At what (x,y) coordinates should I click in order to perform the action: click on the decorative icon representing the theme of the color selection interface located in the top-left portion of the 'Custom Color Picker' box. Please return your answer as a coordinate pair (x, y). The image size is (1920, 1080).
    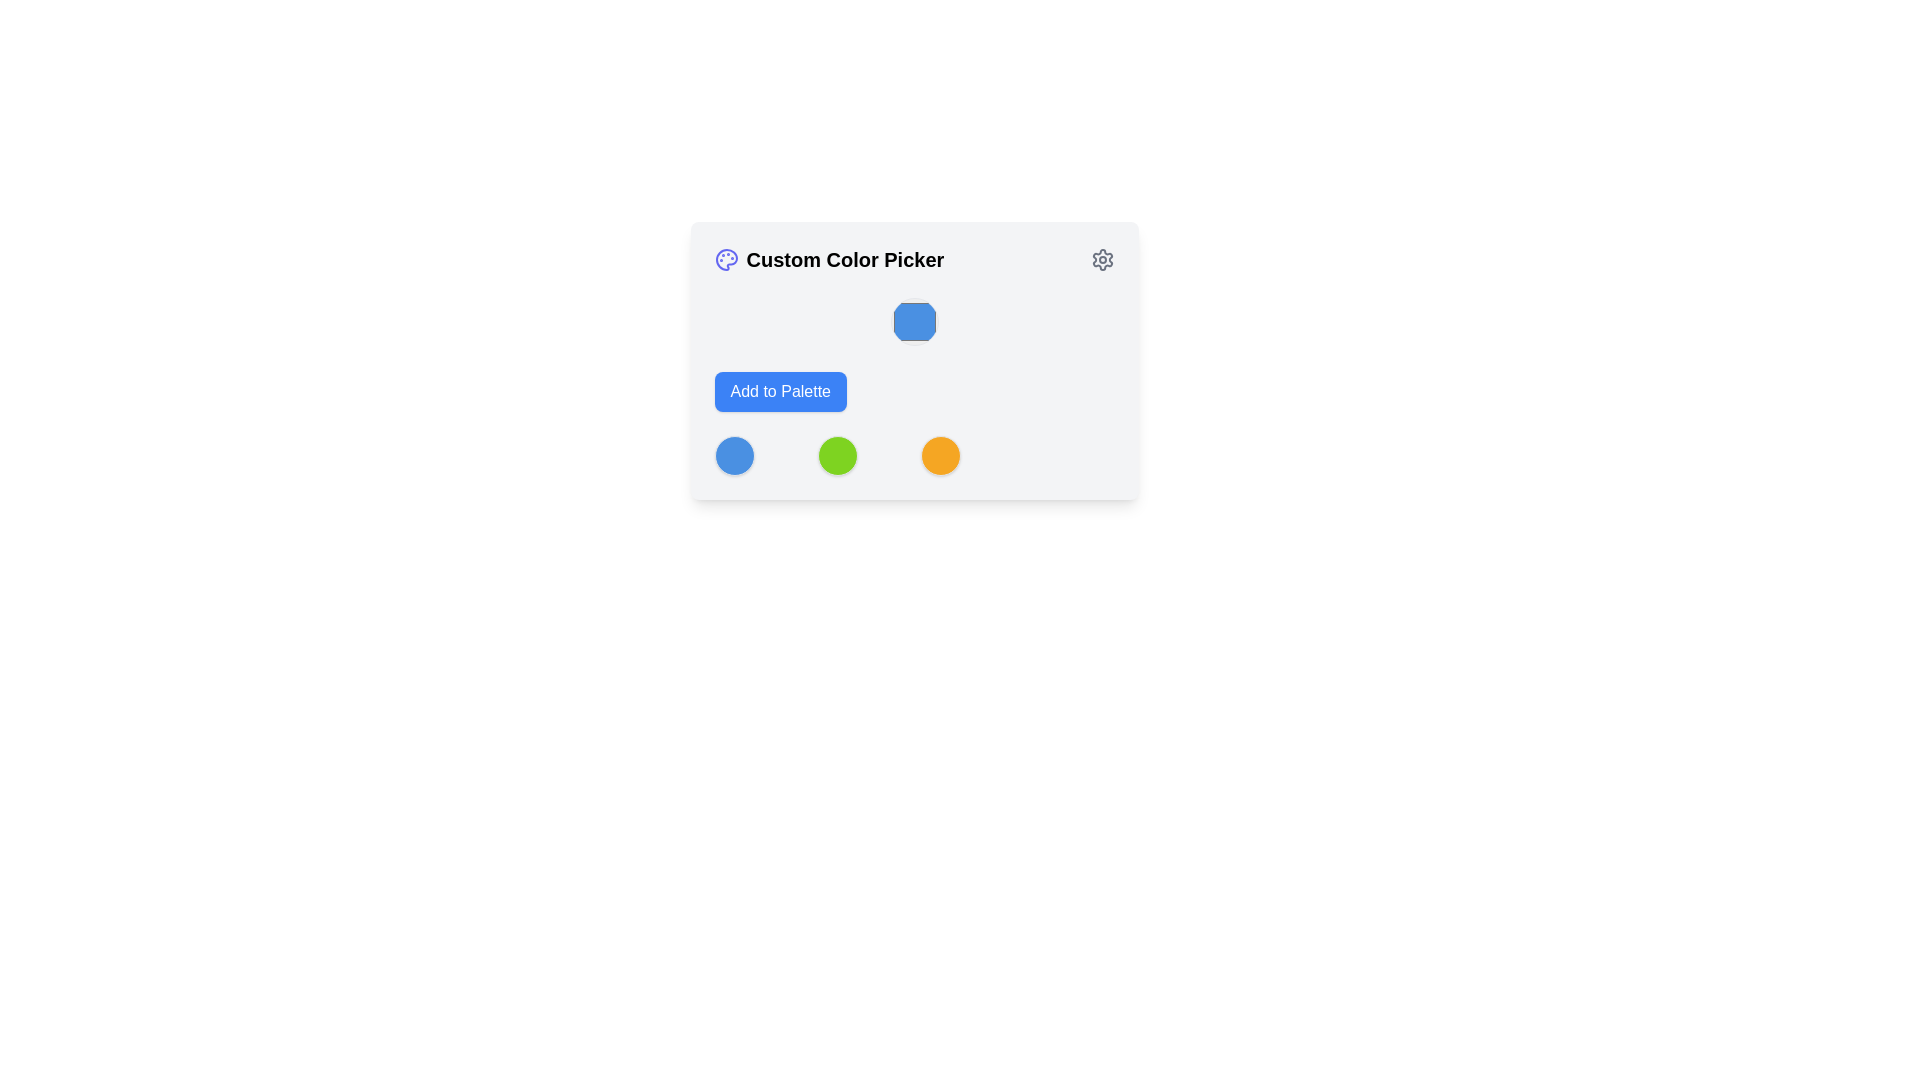
    Looking at the image, I should click on (725, 258).